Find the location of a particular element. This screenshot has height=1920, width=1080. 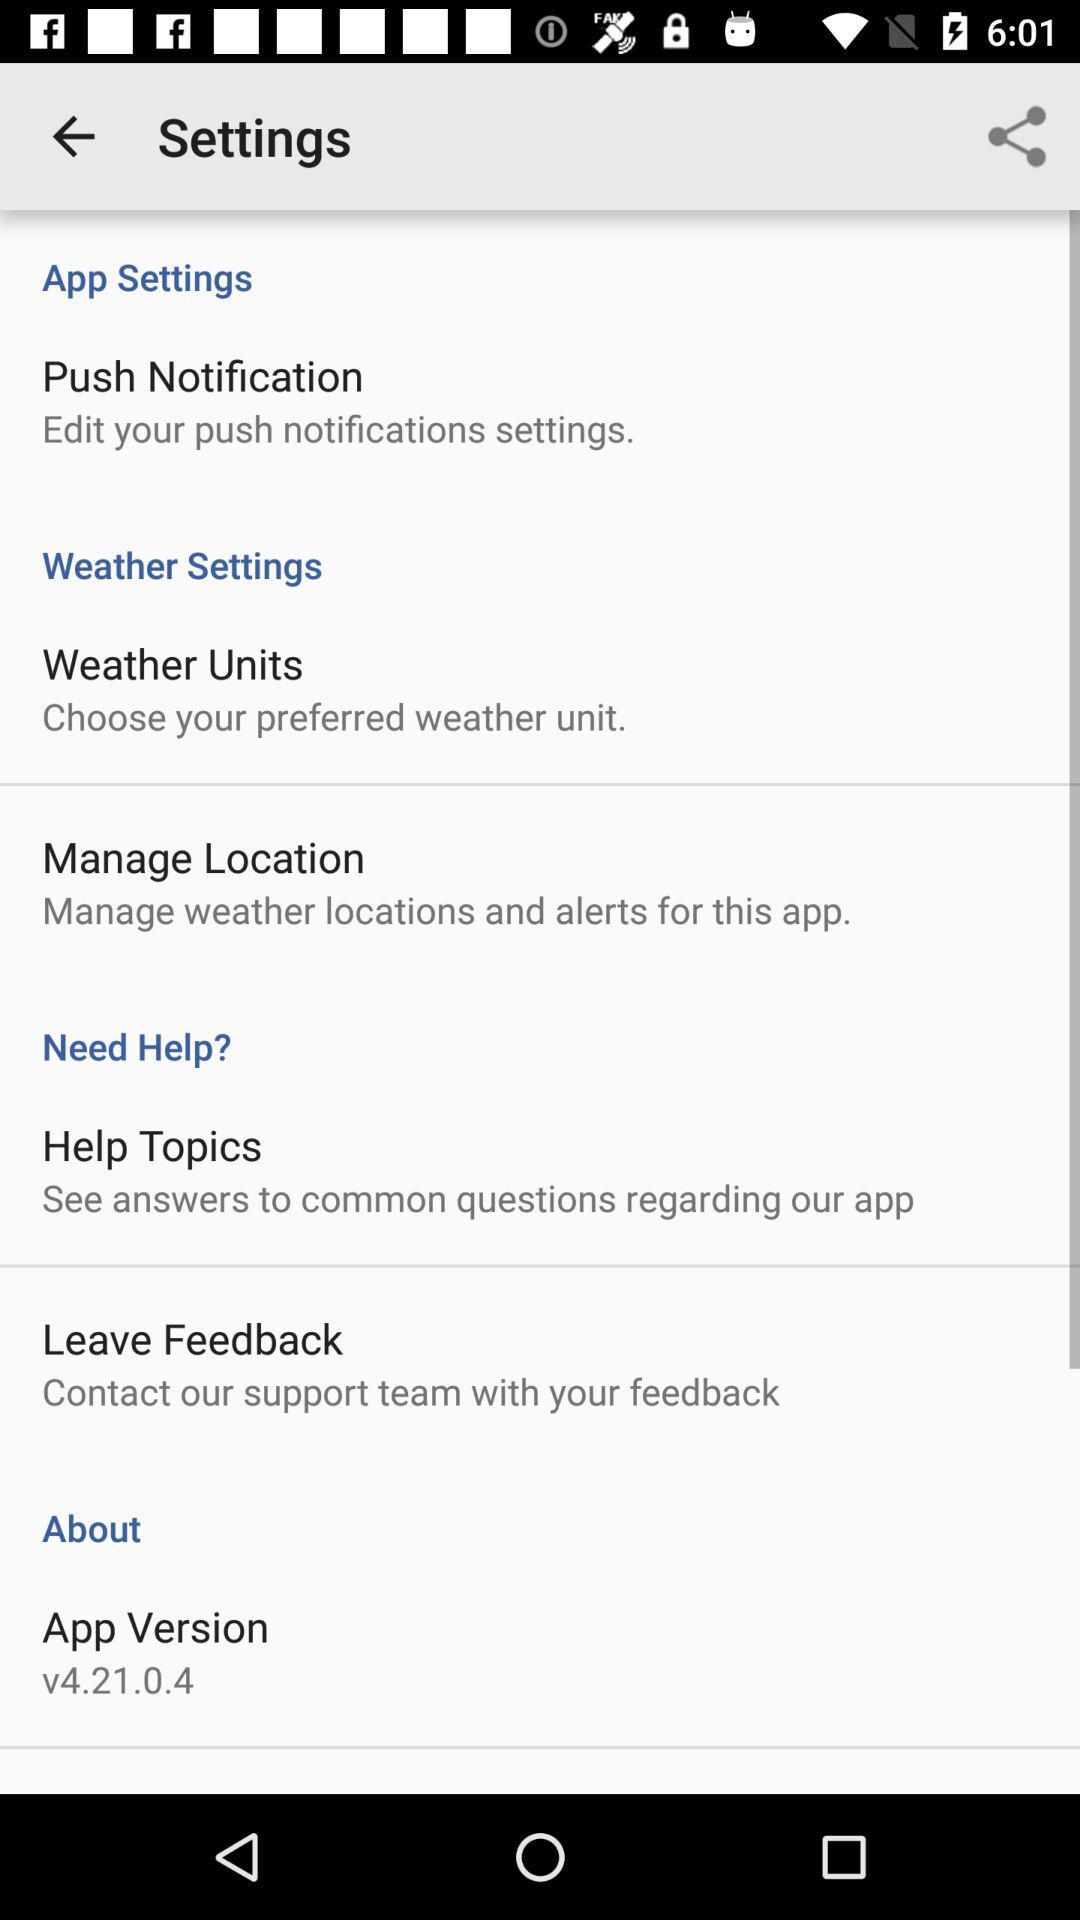

the contact our support is located at coordinates (410, 1390).